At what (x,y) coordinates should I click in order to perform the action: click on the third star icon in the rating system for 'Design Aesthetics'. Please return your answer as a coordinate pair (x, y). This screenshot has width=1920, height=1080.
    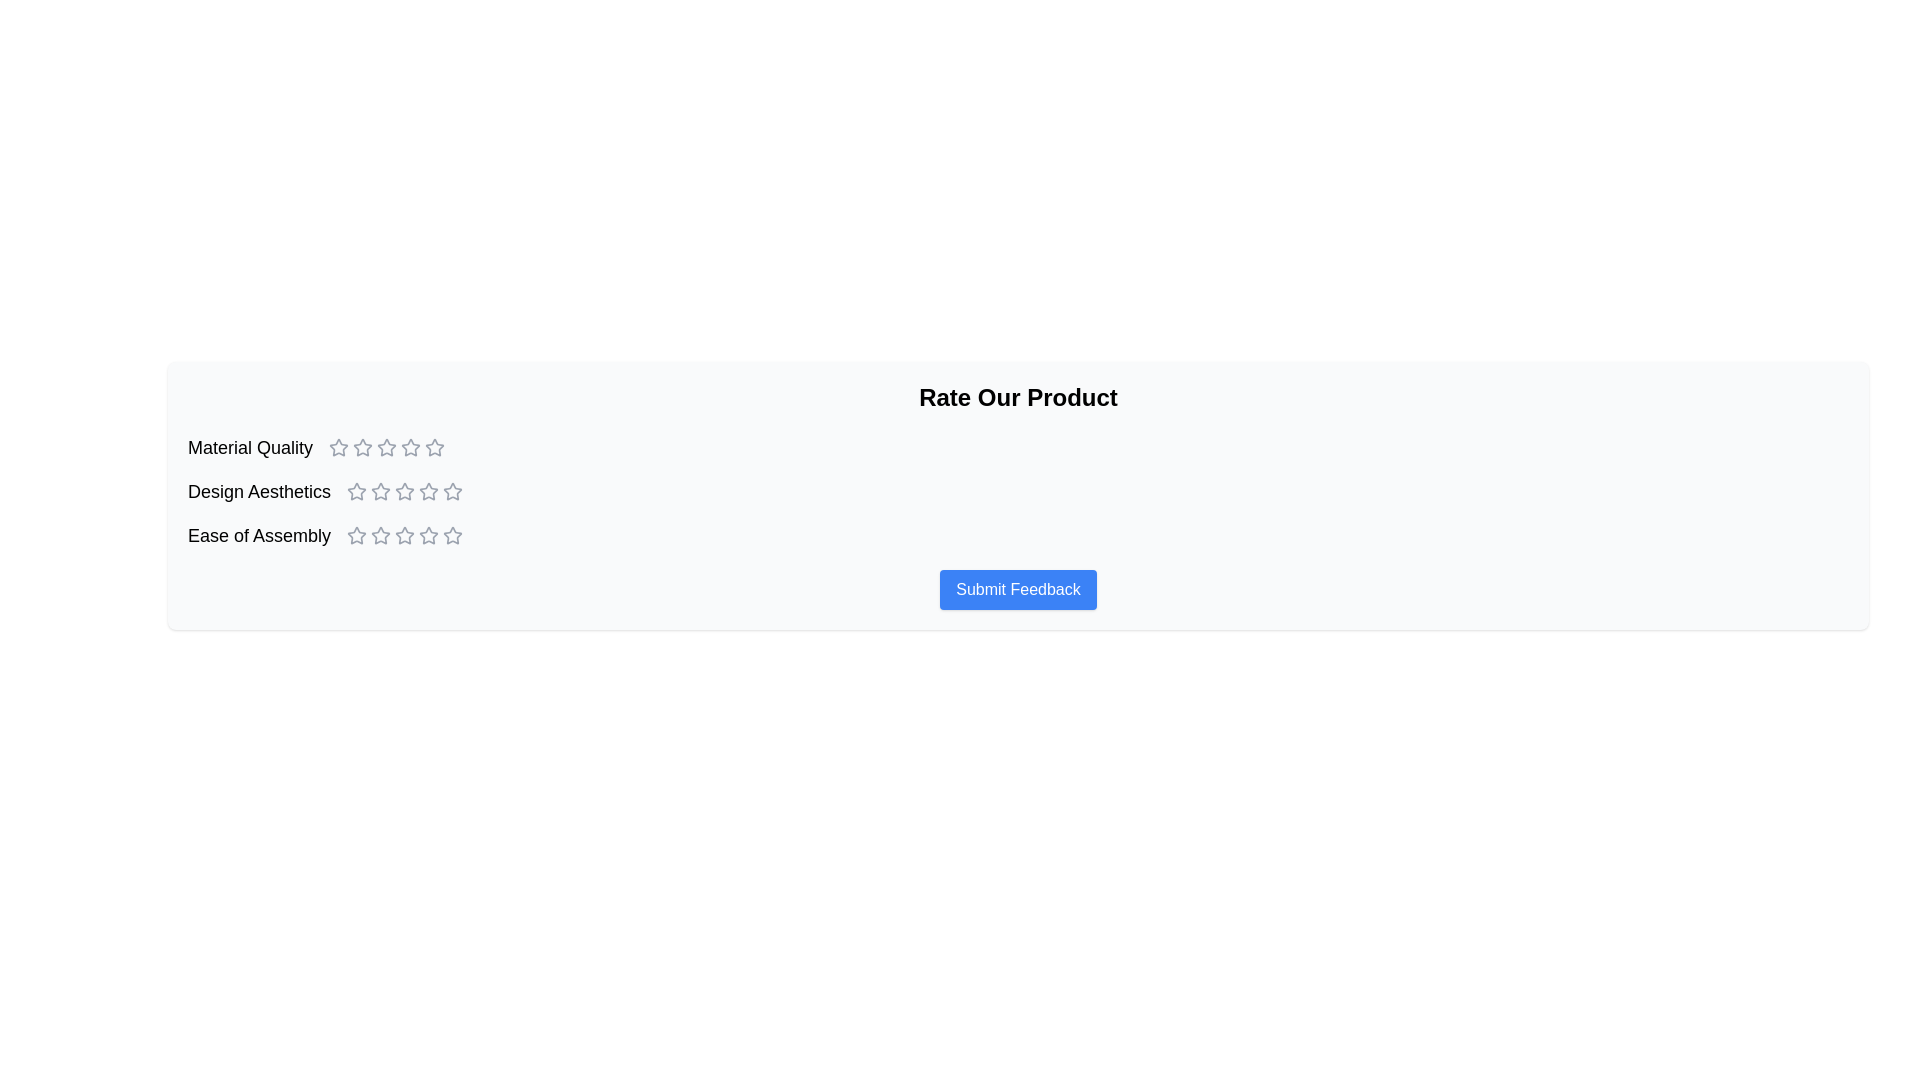
    Looking at the image, I should click on (381, 492).